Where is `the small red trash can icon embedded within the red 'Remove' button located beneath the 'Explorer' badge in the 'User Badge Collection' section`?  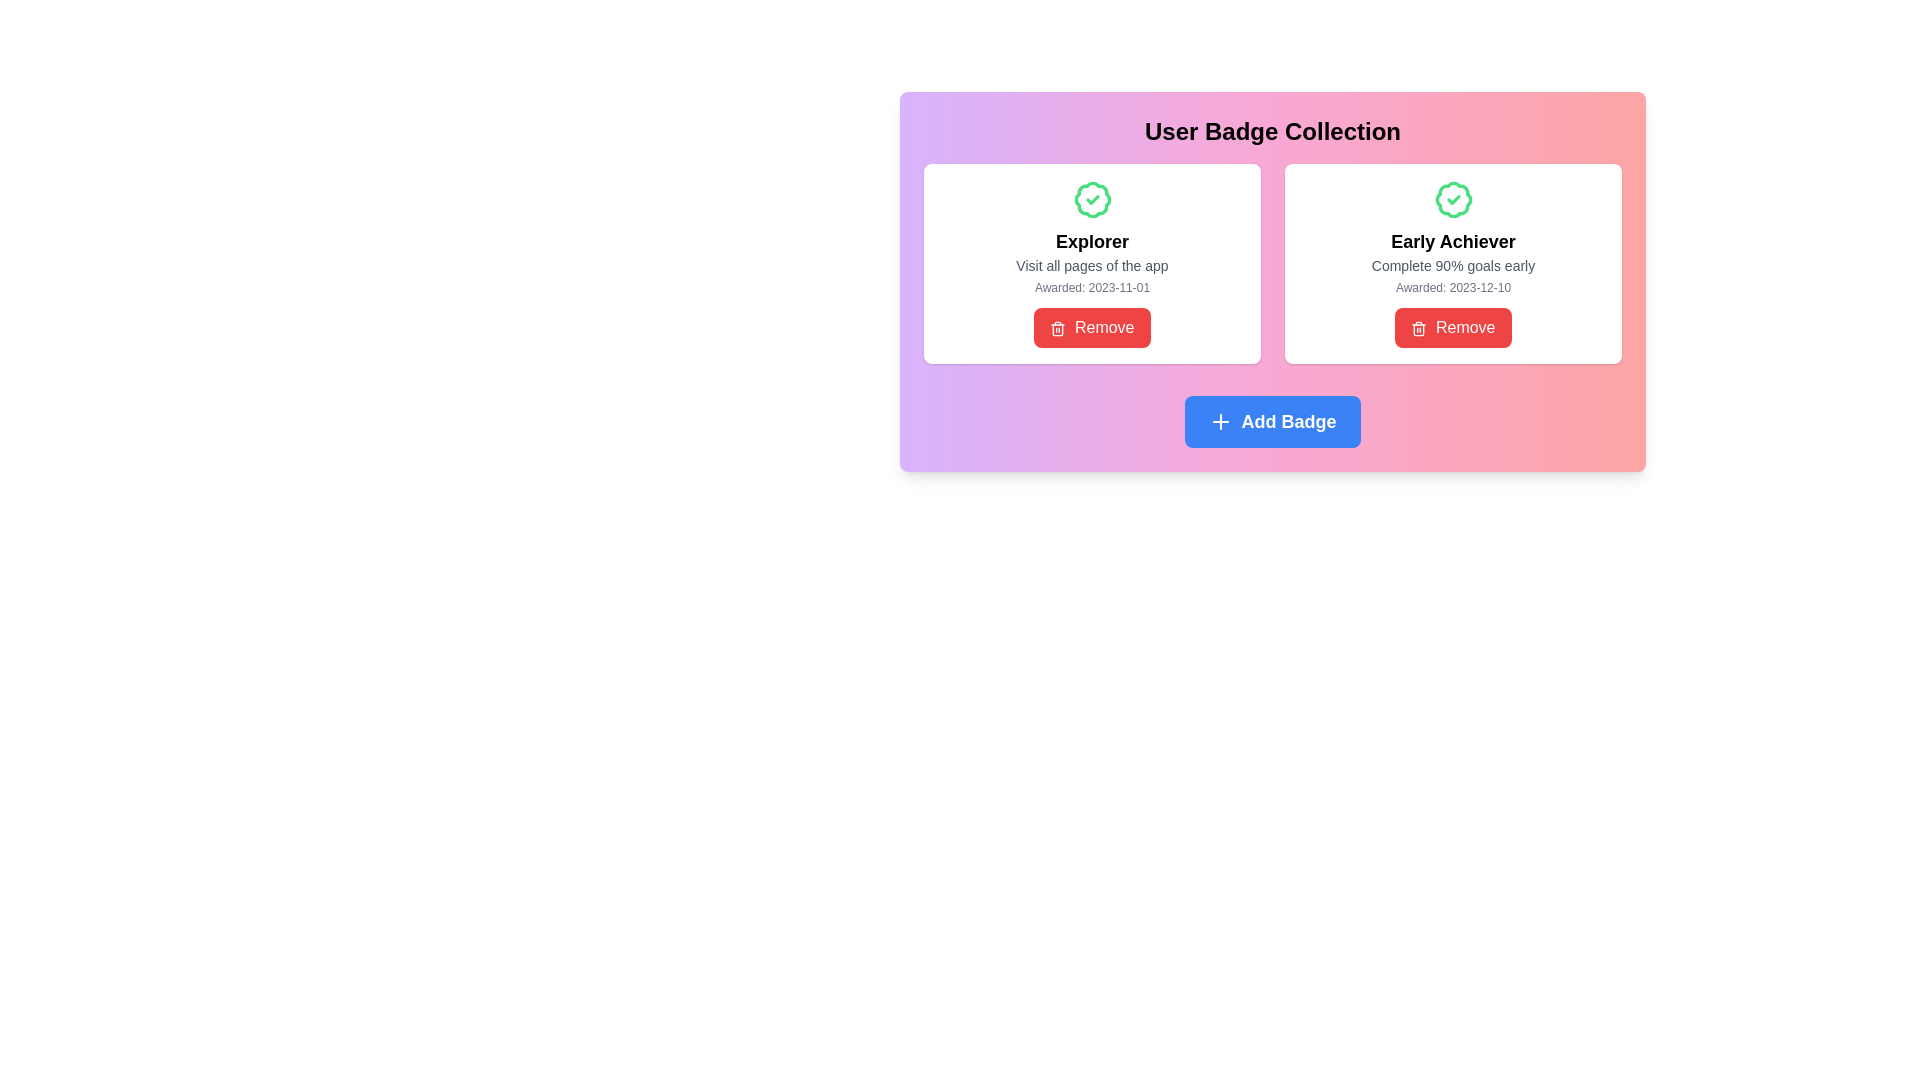
the small red trash can icon embedded within the red 'Remove' button located beneath the 'Explorer' badge in the 'User Badge Collection' section is located at coordinates (1057, 327).